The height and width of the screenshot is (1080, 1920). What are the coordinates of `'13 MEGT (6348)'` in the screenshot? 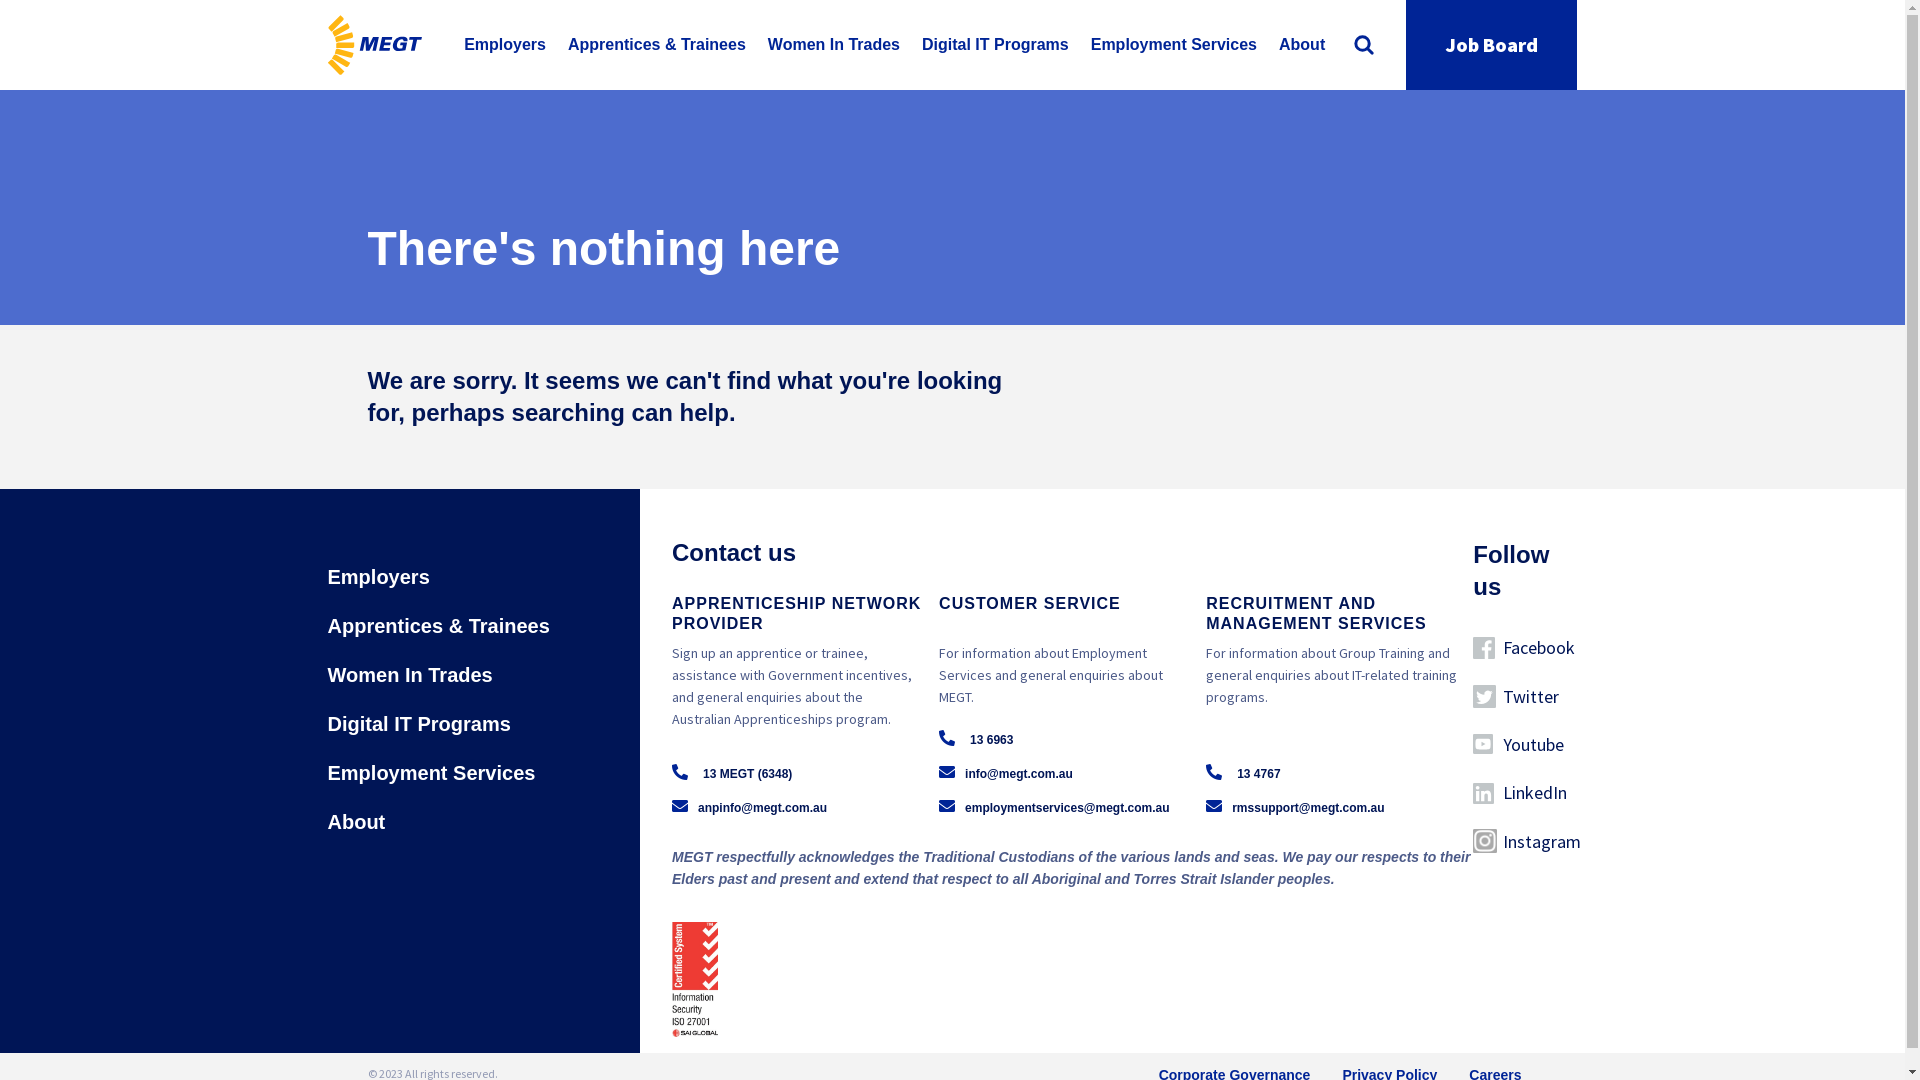 It's located at (687, 773).